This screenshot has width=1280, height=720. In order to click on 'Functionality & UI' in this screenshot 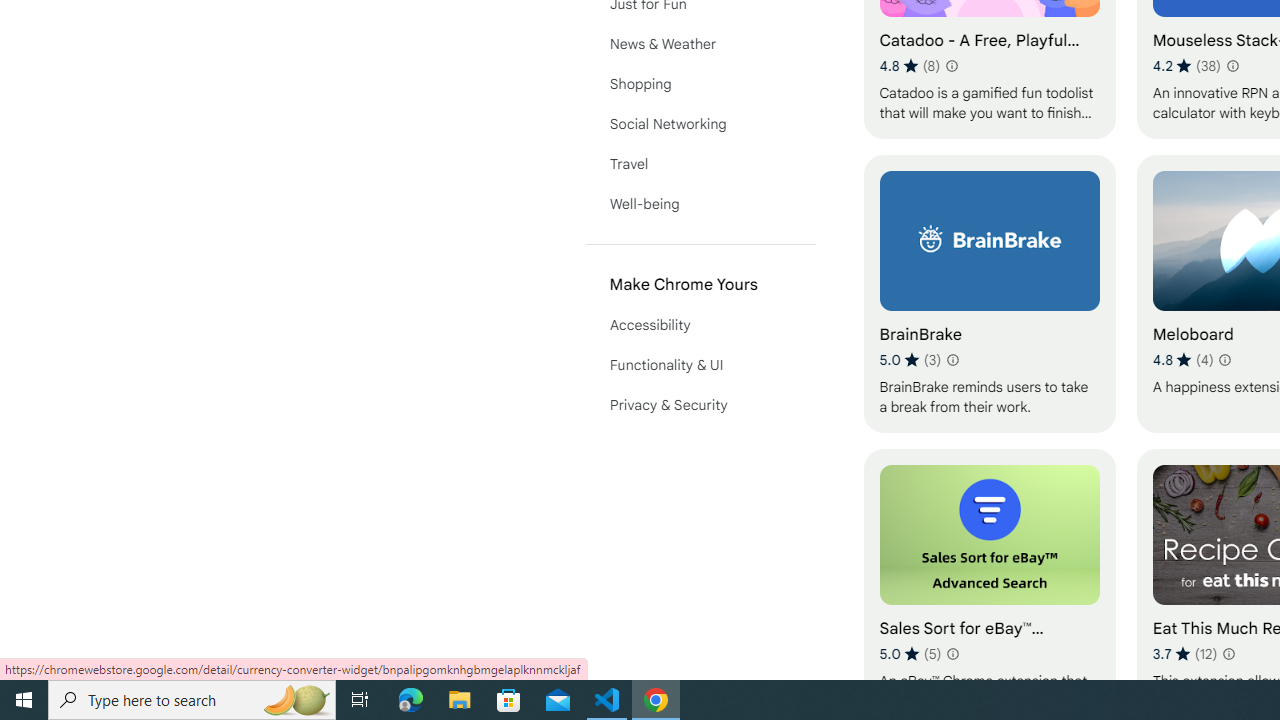, I will do `click(700, 365)`.